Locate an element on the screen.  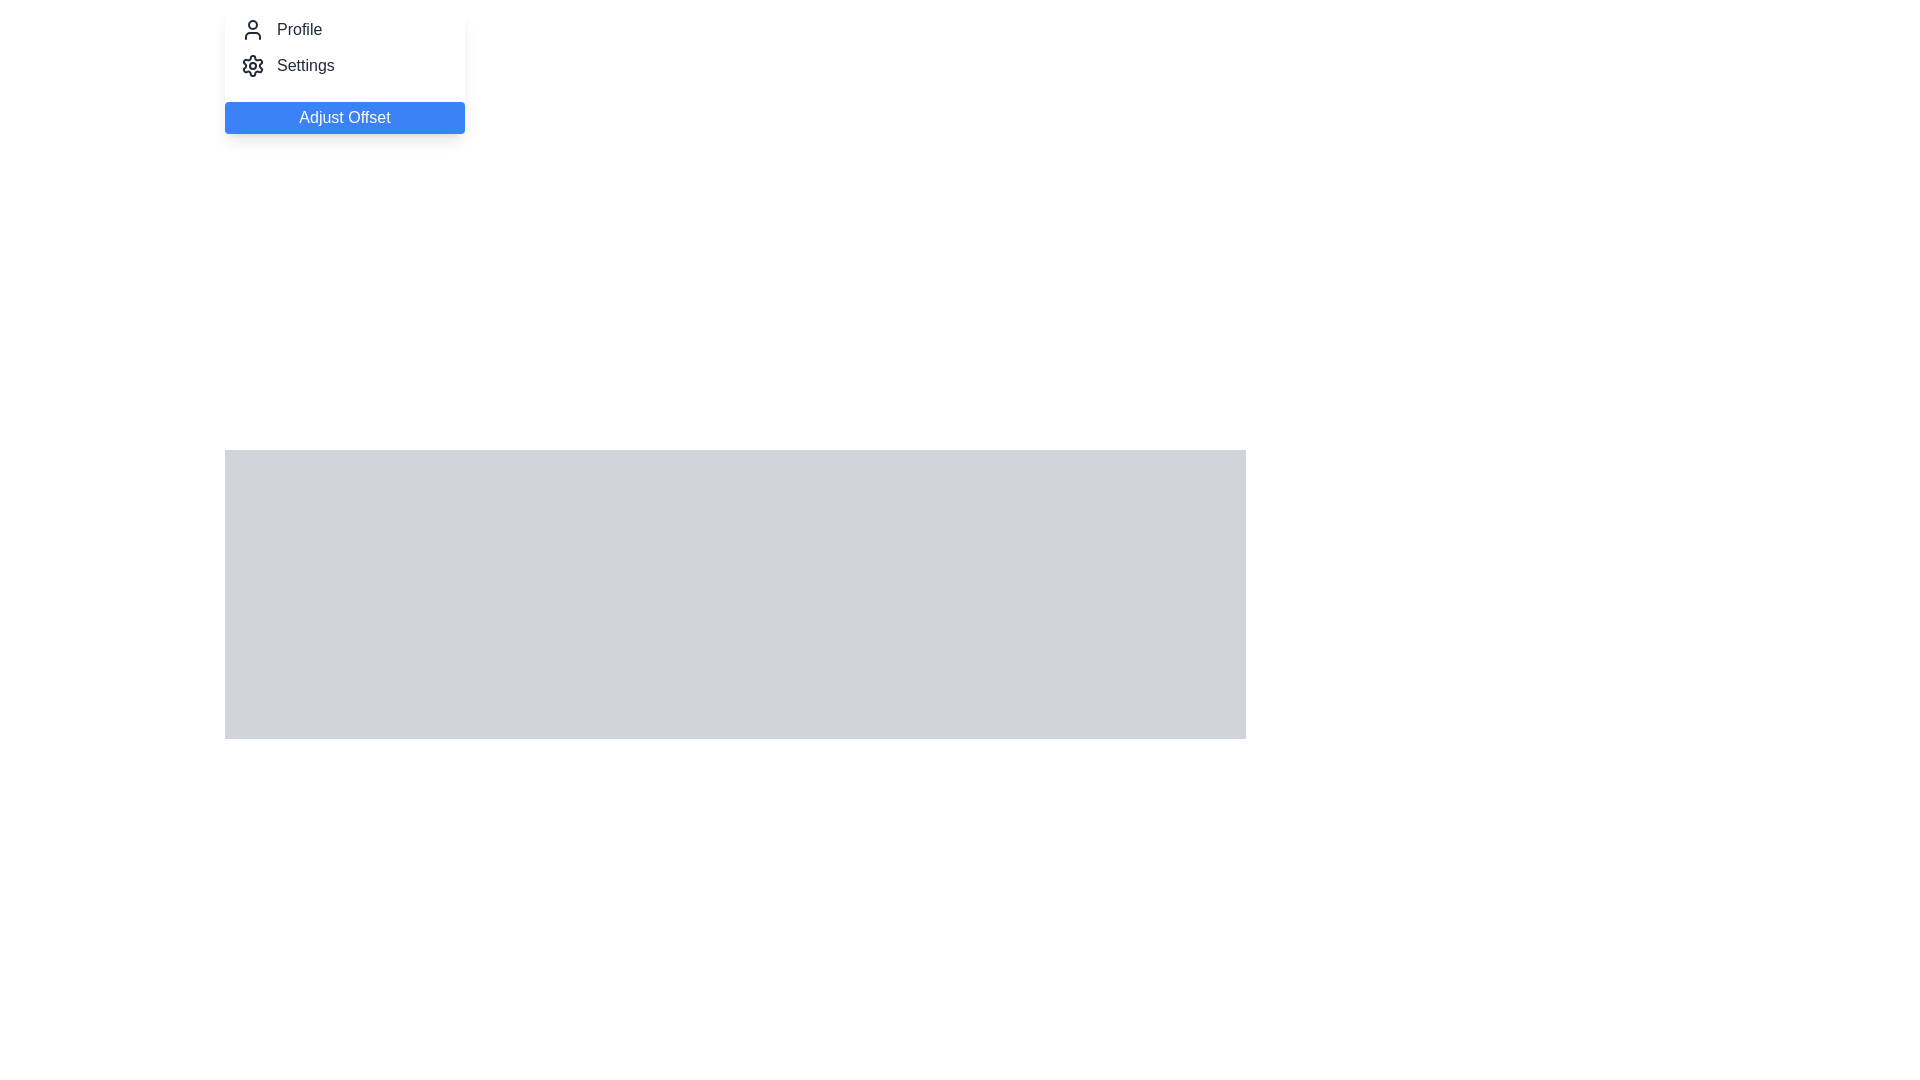
the 'Adjust Offset' button located at the bottom of the dropdown panel is located at coordinates (345, 118).